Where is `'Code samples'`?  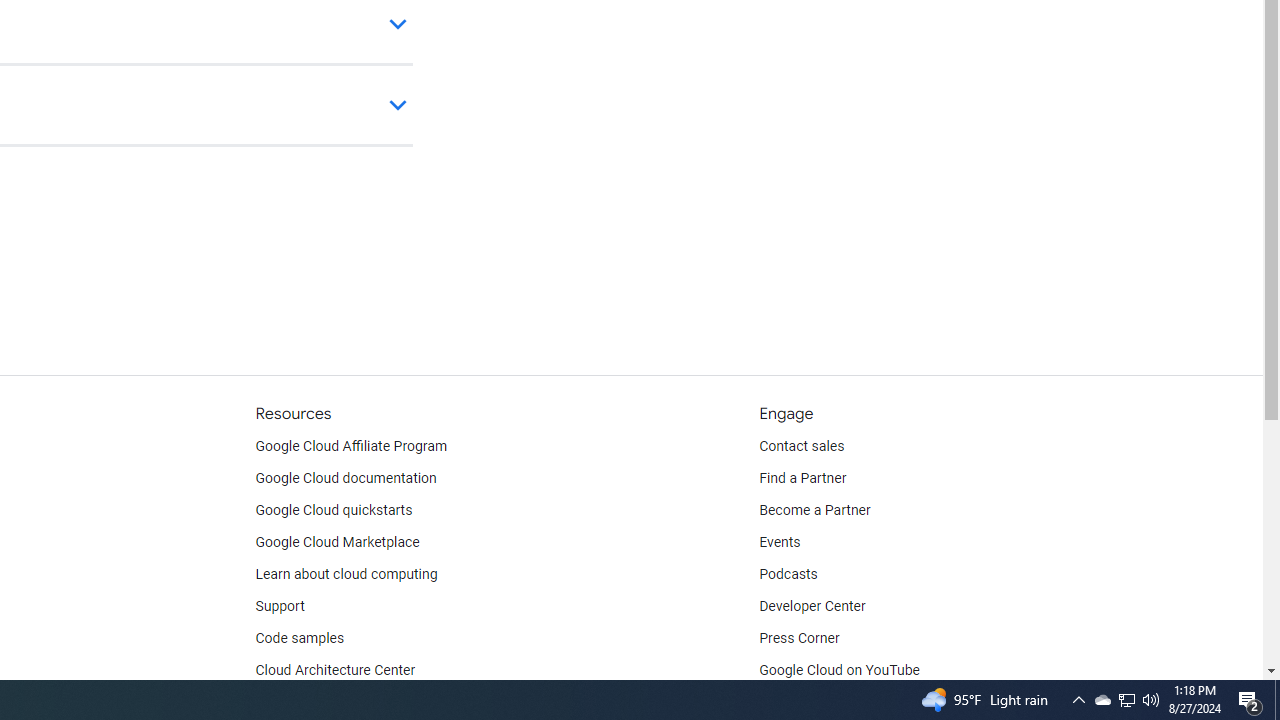 'Code samples' is located at coordinates (299, 639).